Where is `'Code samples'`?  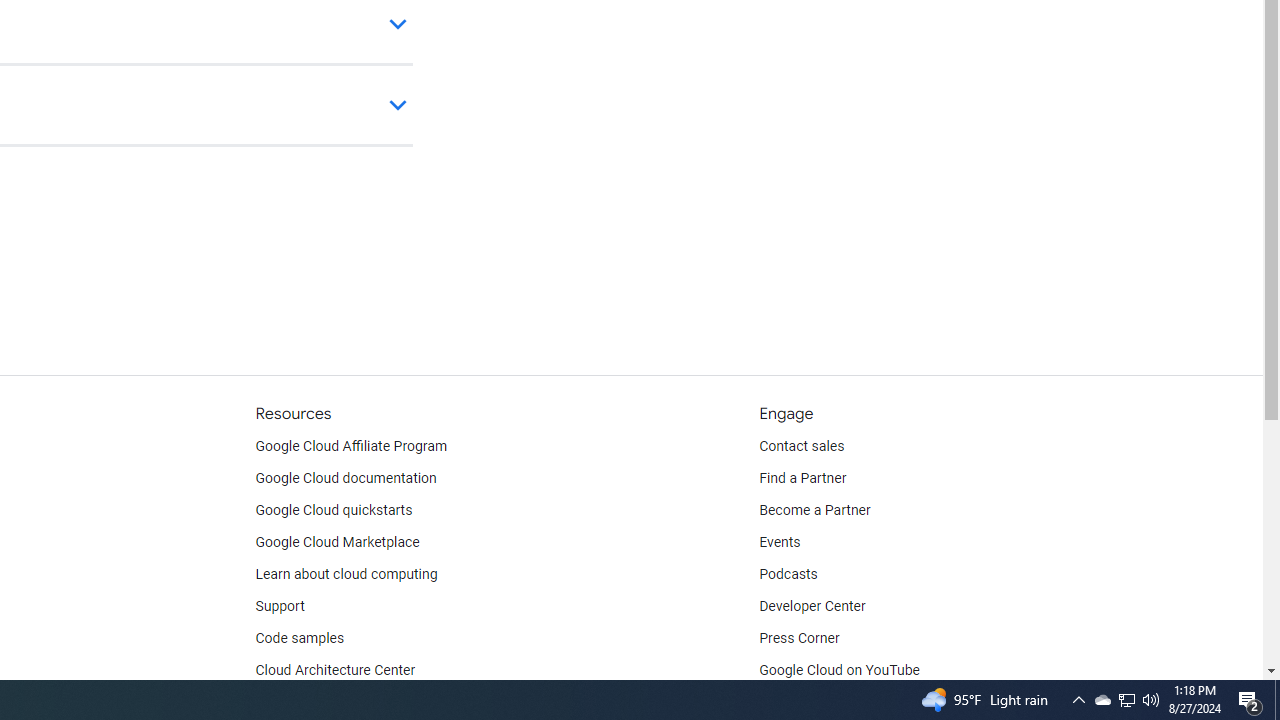 'Code samples' is located at coordinates (299, 639).